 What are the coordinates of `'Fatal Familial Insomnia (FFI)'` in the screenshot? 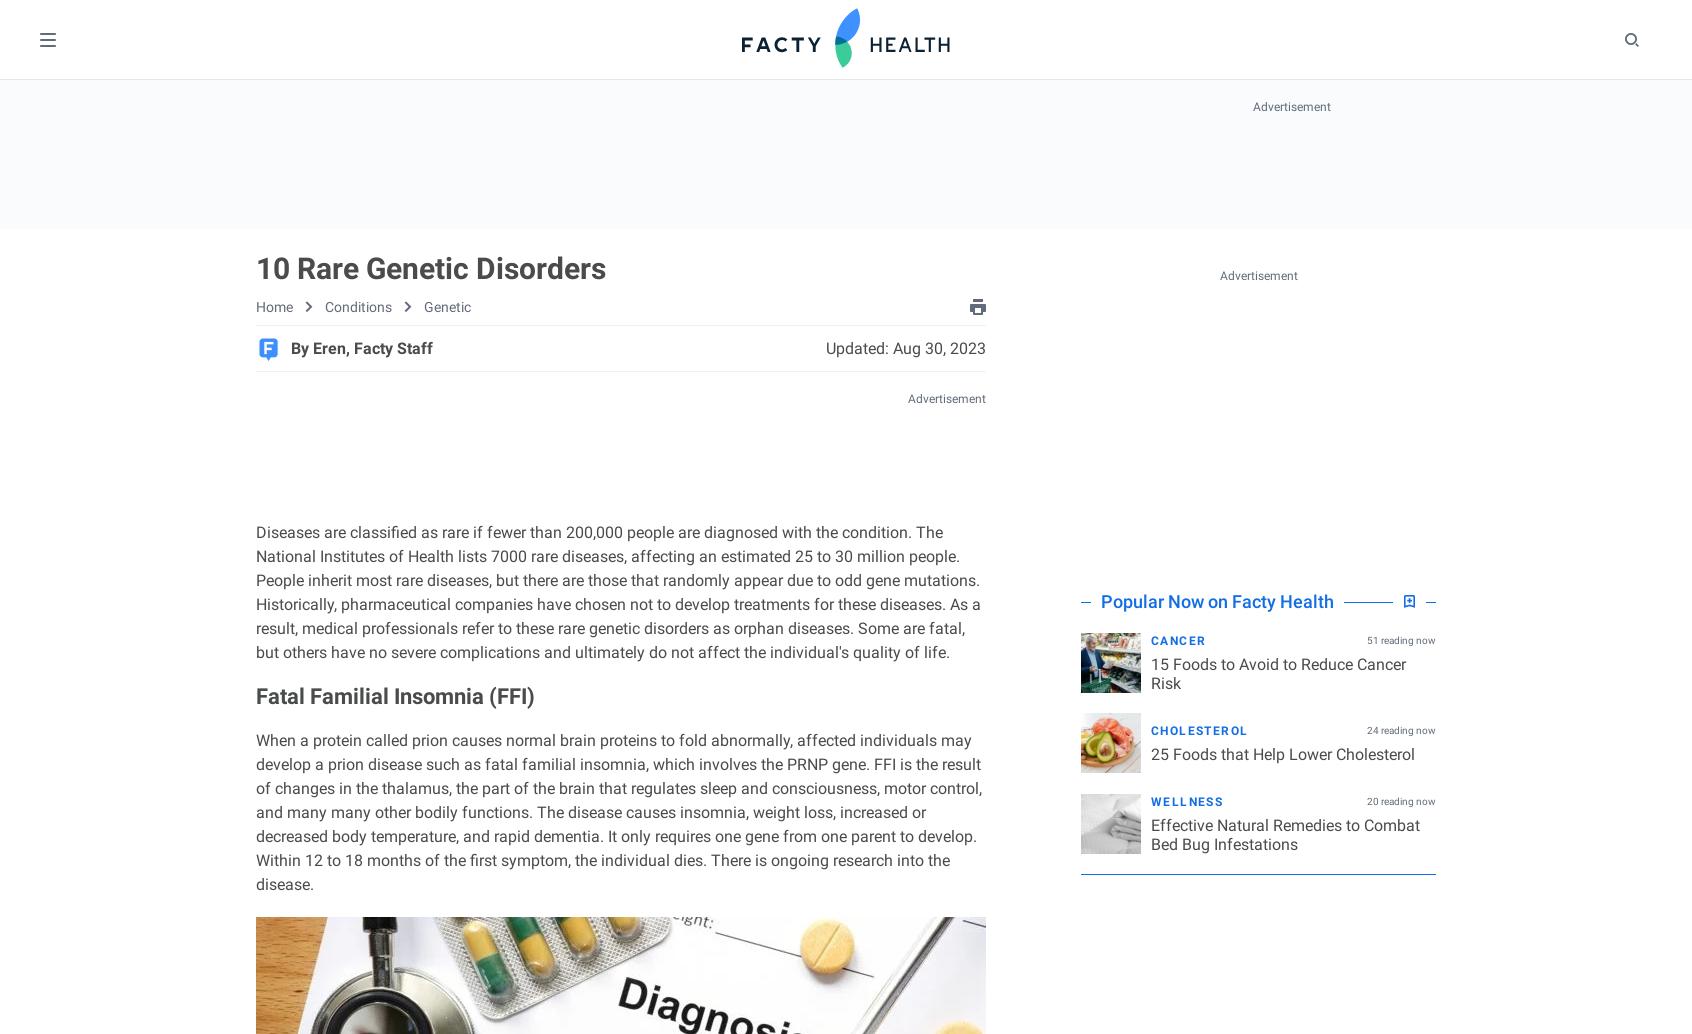 It's located at (395, 696).